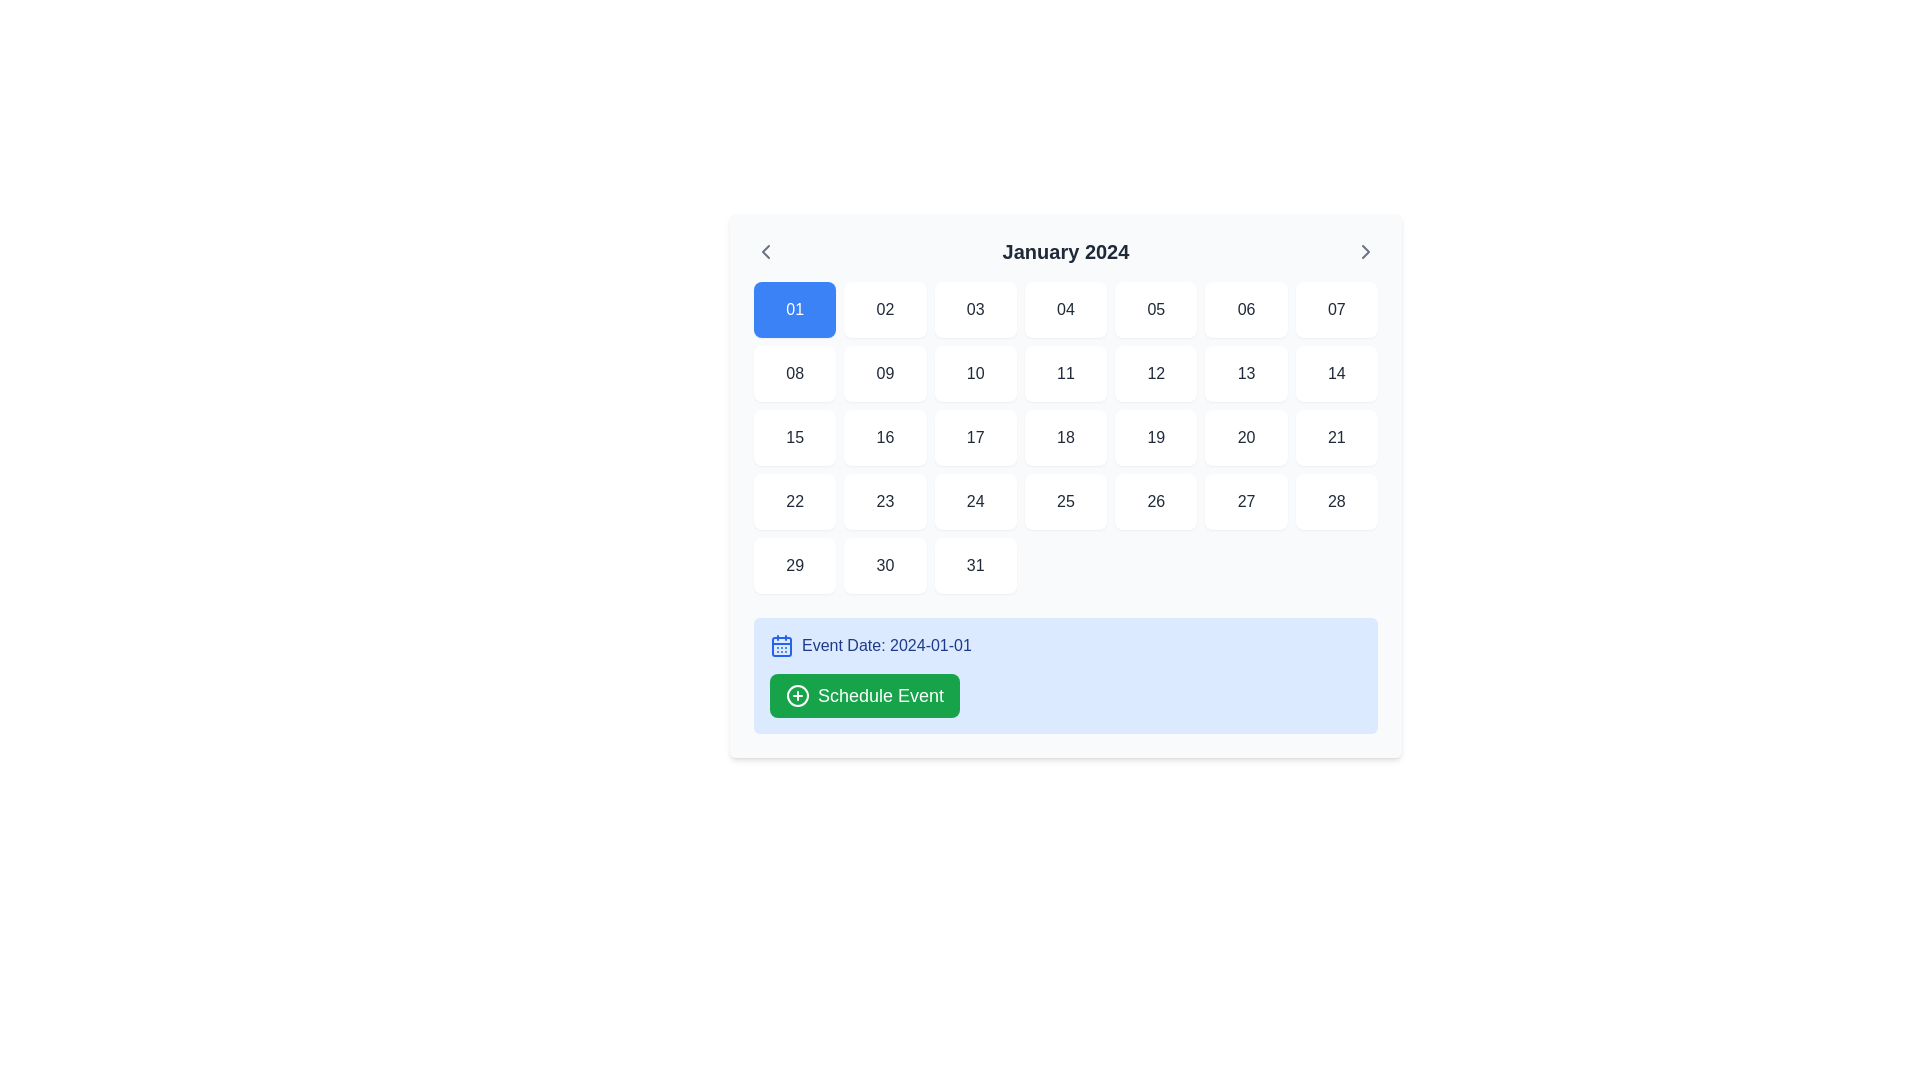 The width and height of the screenshot is (1920, 1080). What do you see at coordinates (864, 694) in the screenshot?
I see `the green button labeled 'Schedule Event' with a plus sign icon` at bounding box center [864, 694].